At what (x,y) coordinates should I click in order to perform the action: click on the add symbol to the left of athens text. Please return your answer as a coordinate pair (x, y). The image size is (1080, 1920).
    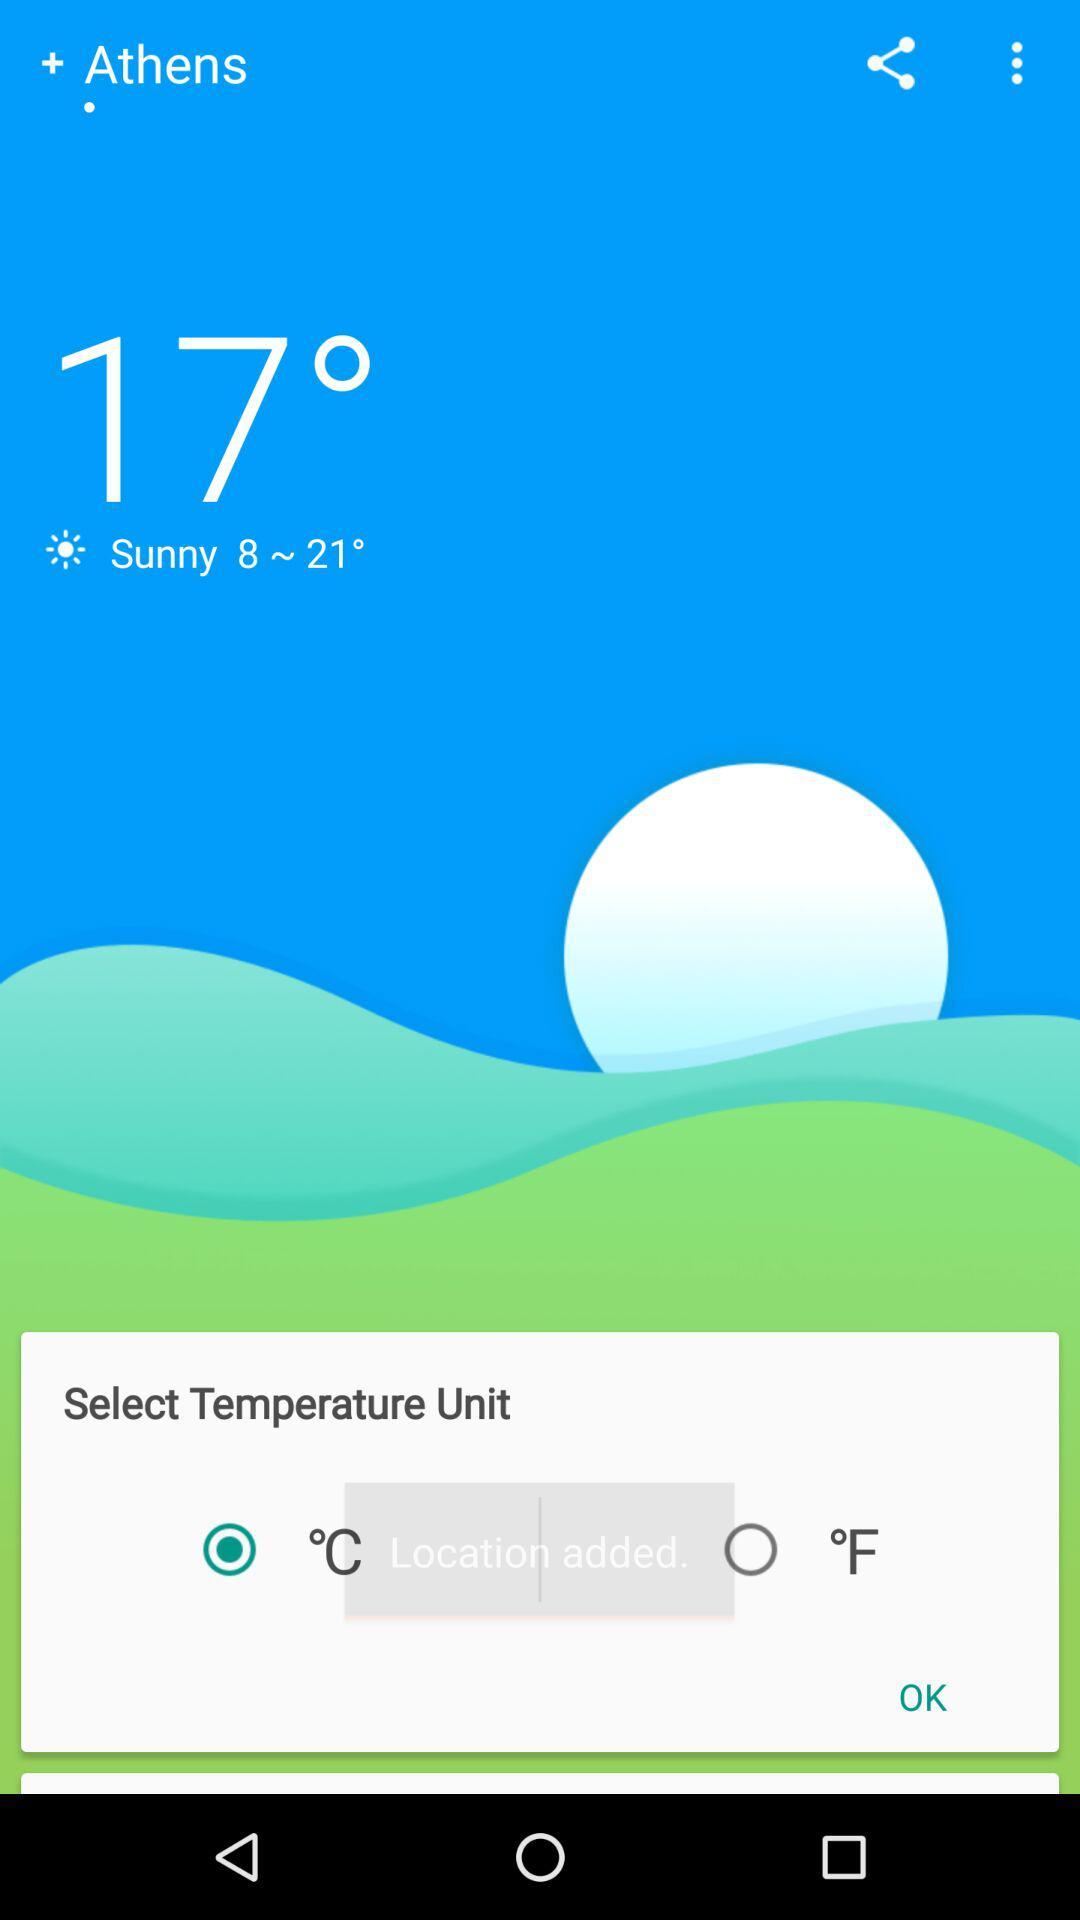
    Looking at the image, I should click on (51, 63).